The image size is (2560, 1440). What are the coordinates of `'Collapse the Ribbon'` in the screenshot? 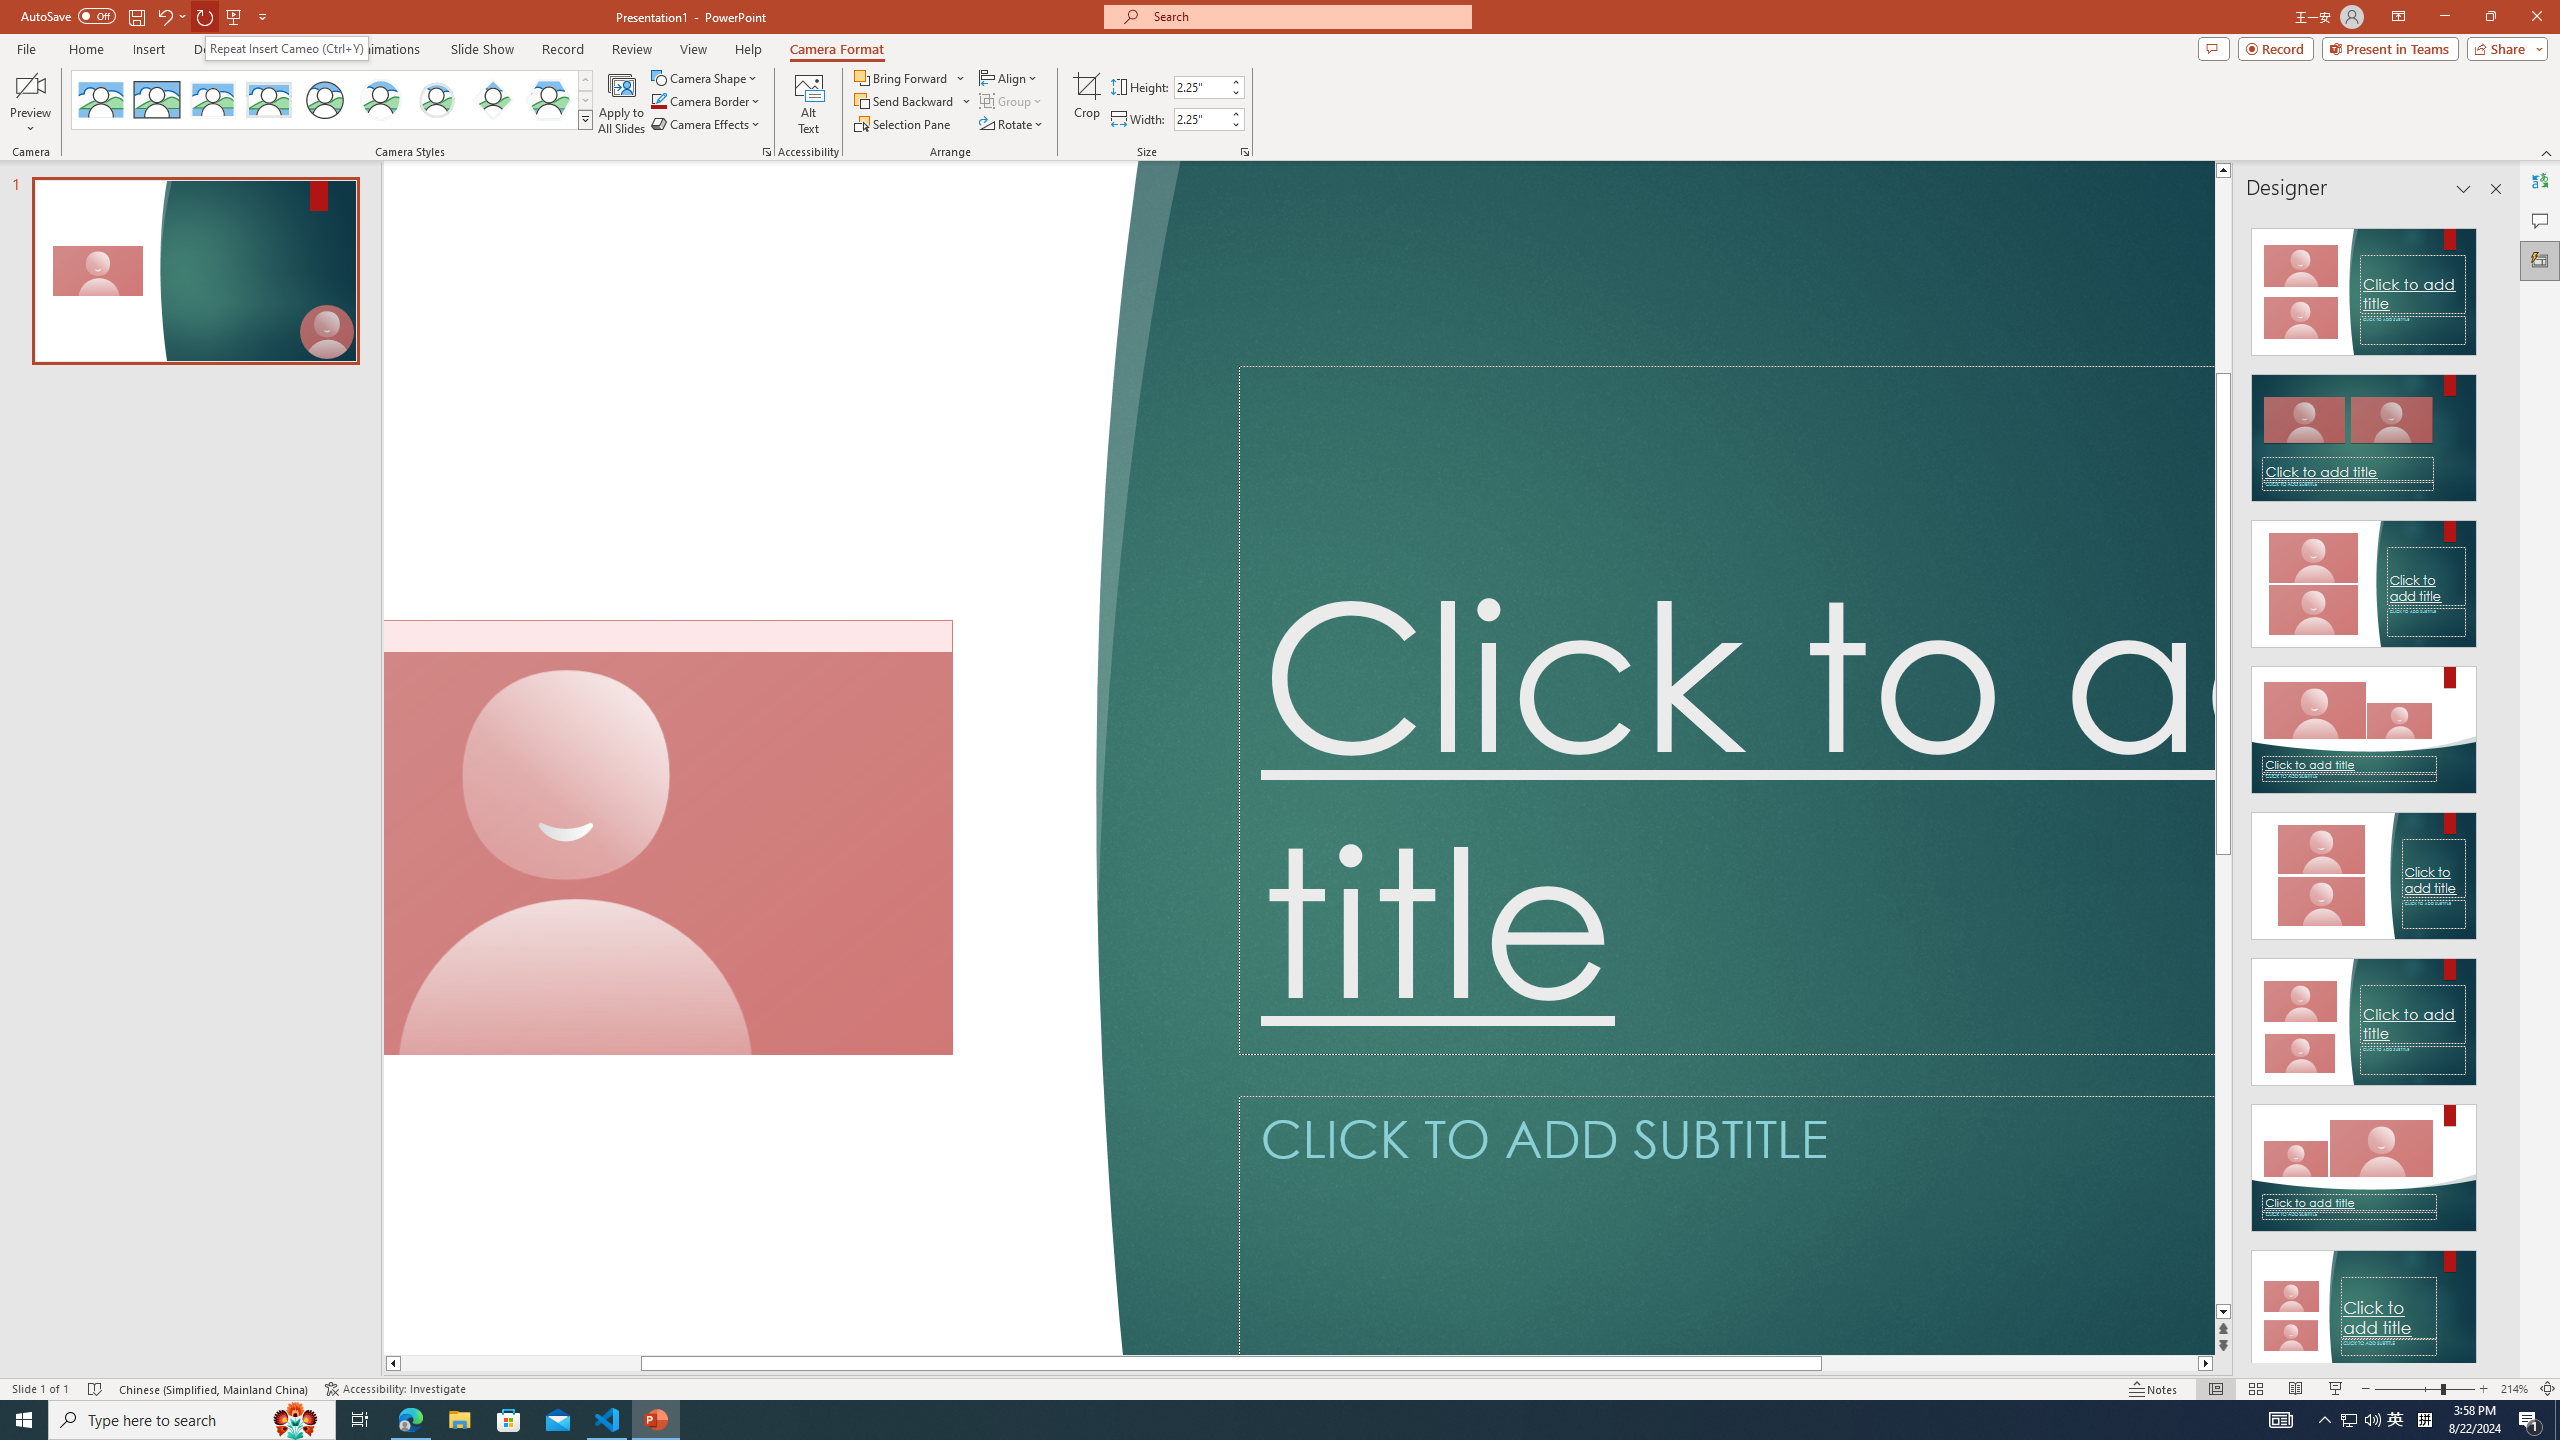 It's located at (2547, 153).